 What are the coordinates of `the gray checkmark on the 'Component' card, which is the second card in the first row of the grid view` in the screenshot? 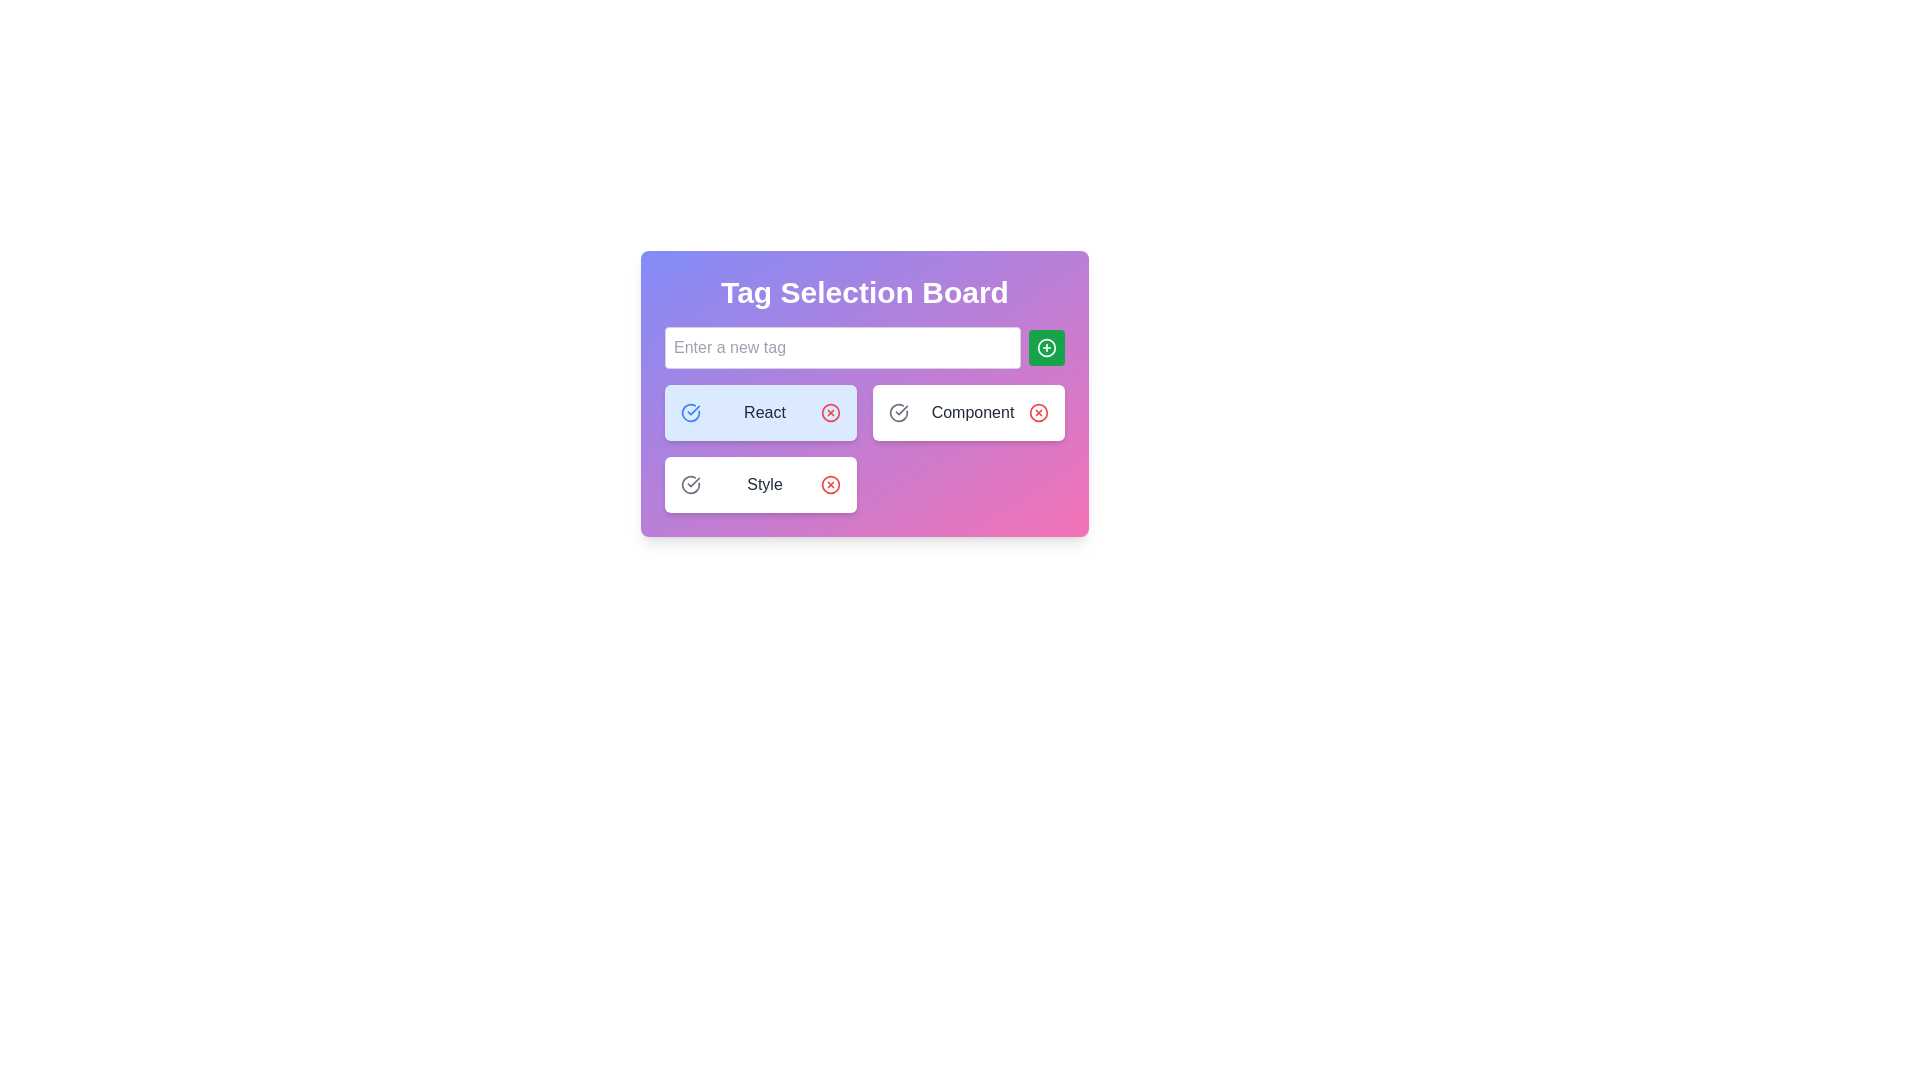 It's located at (969, 411).